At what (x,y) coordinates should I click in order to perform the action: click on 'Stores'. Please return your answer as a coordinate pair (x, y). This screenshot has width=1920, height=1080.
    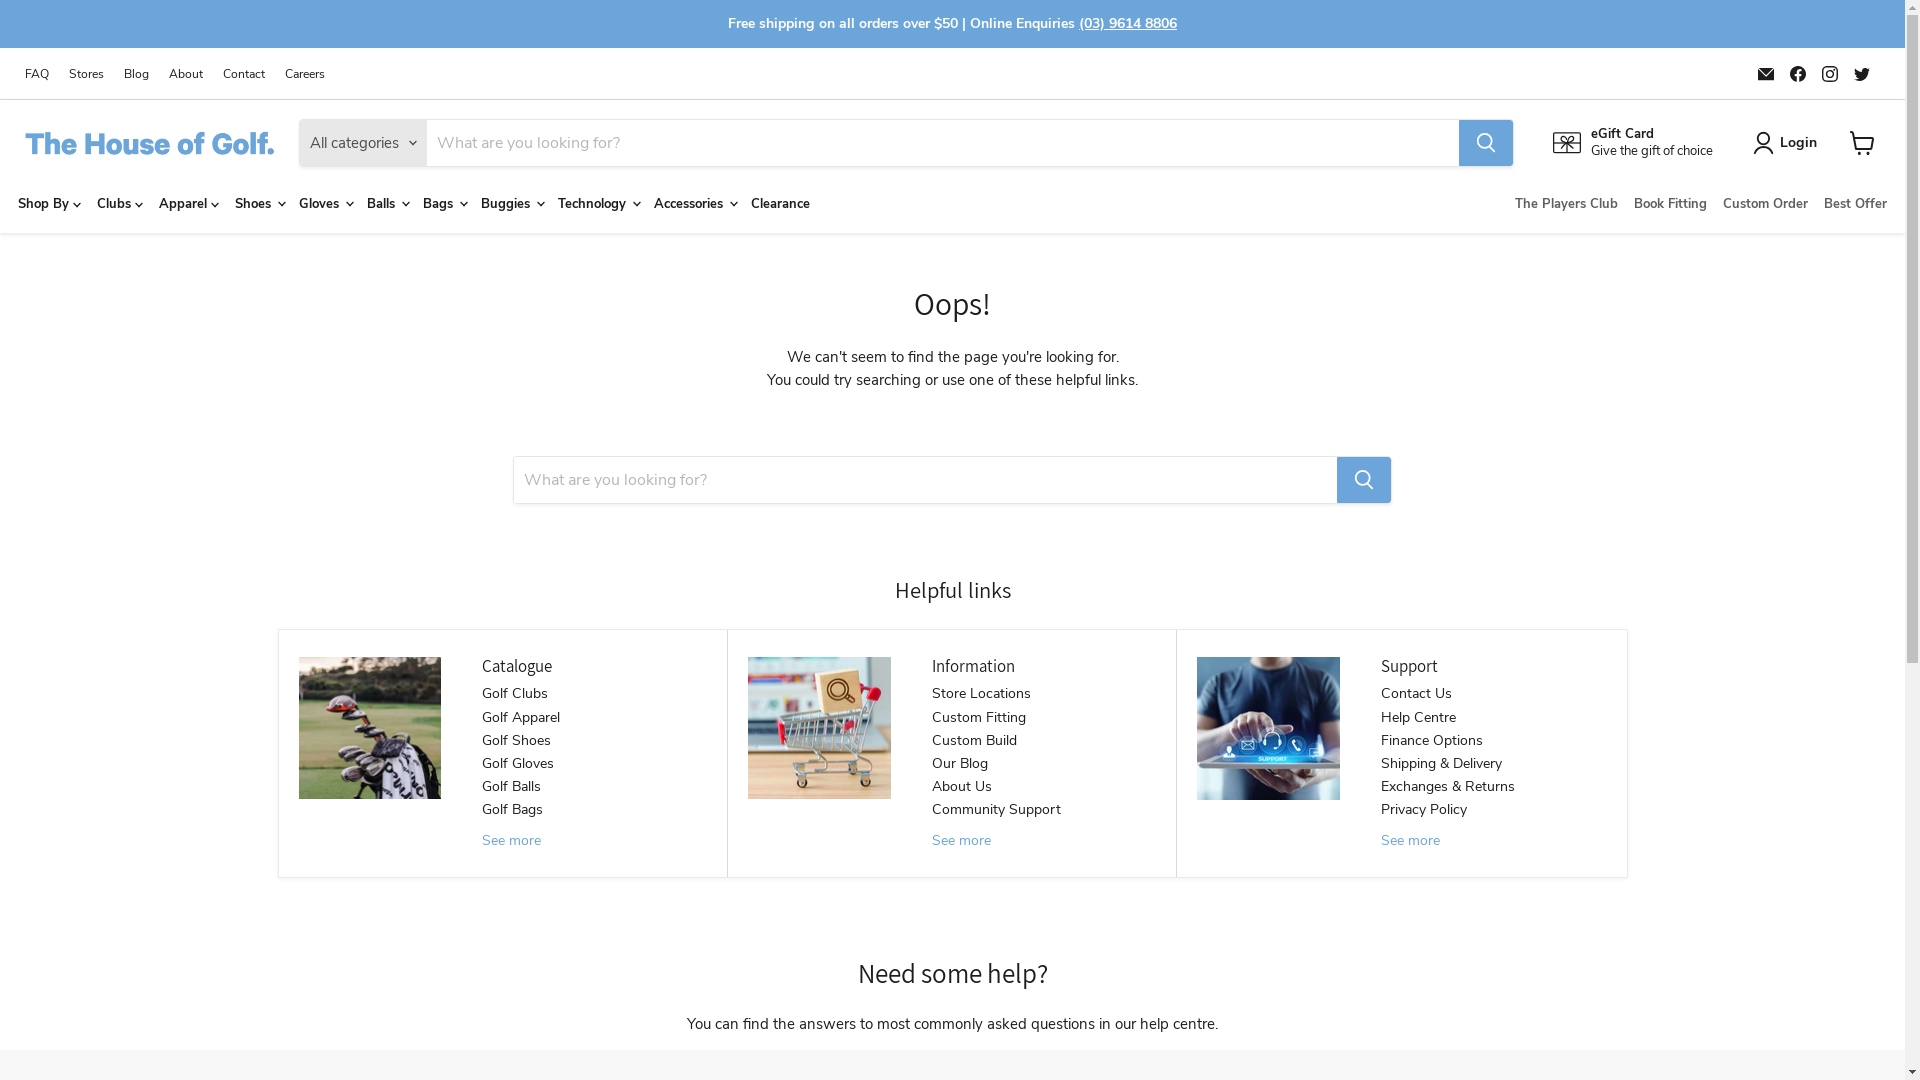
    Looking at the image, I should click on (68, 72).